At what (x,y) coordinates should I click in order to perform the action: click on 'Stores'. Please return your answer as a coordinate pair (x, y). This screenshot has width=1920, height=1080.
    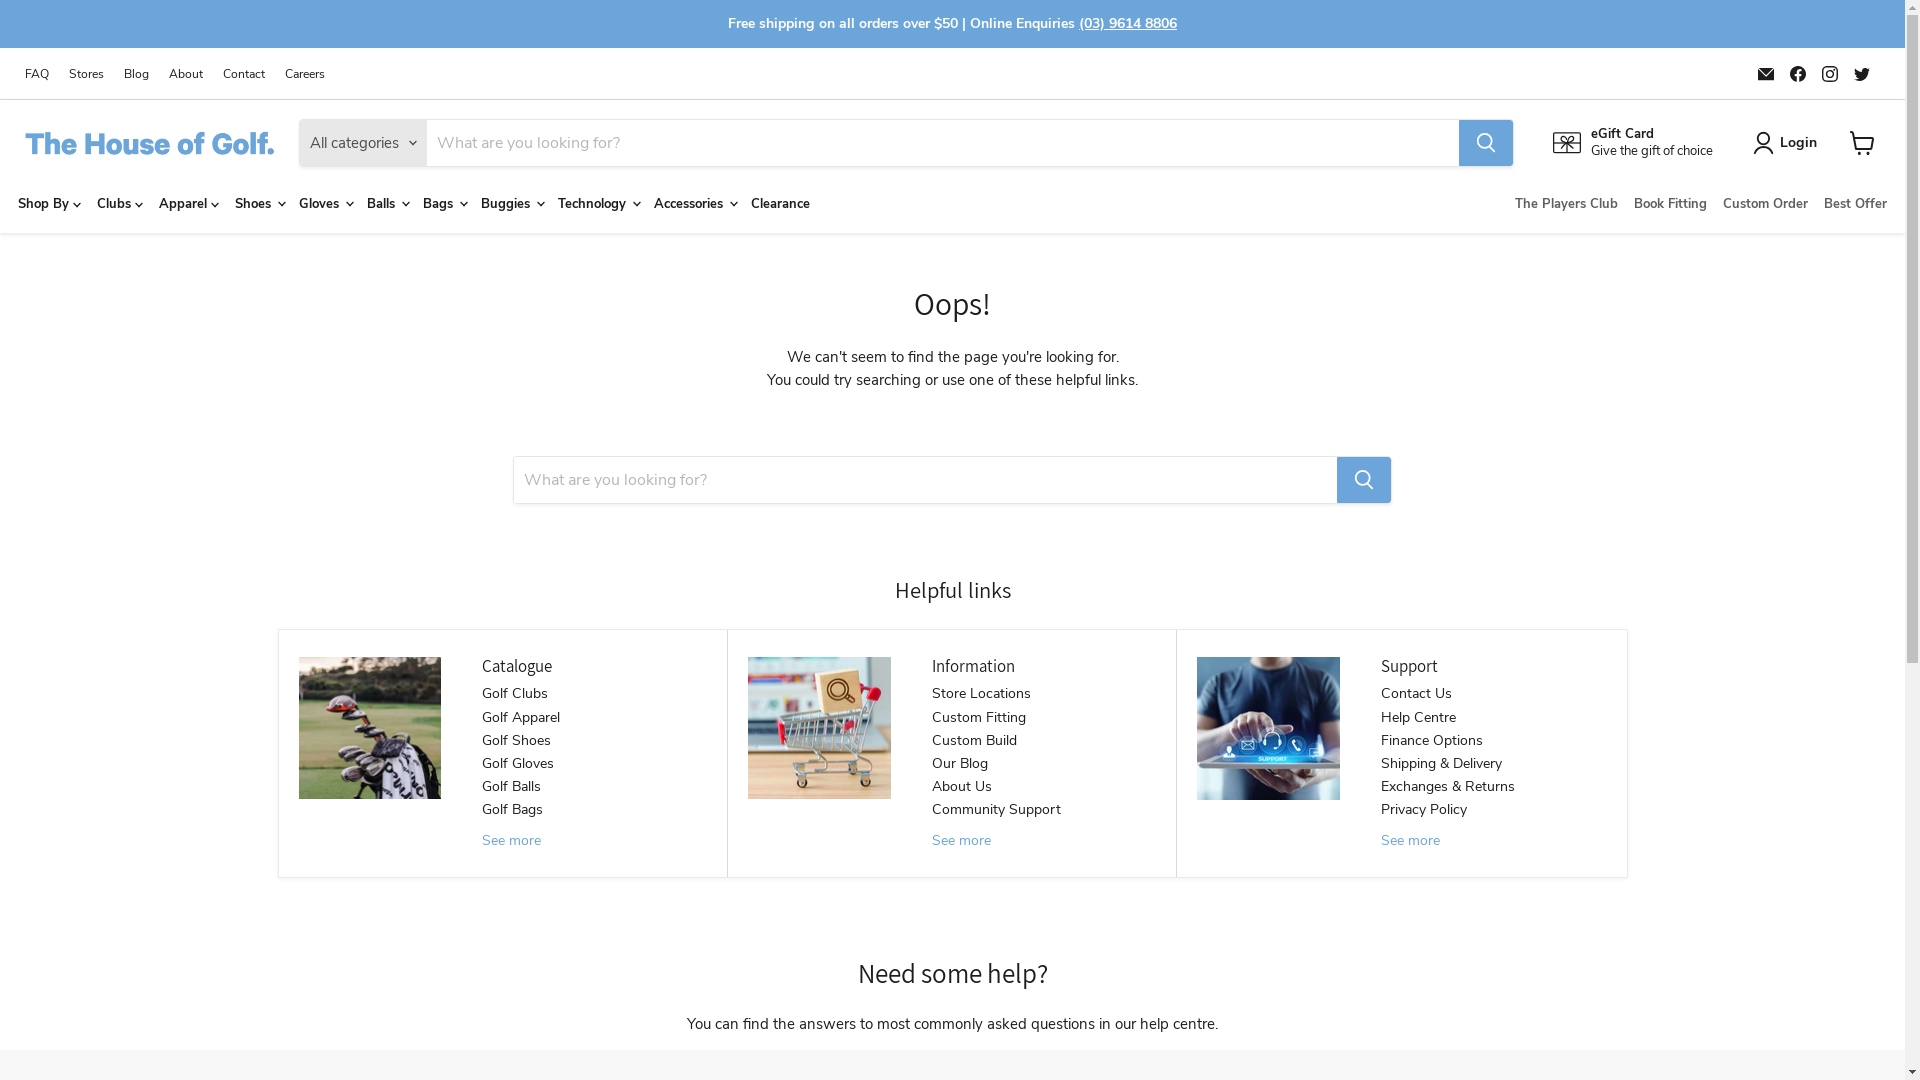
    Looking at the image, I should click on (68, 72).